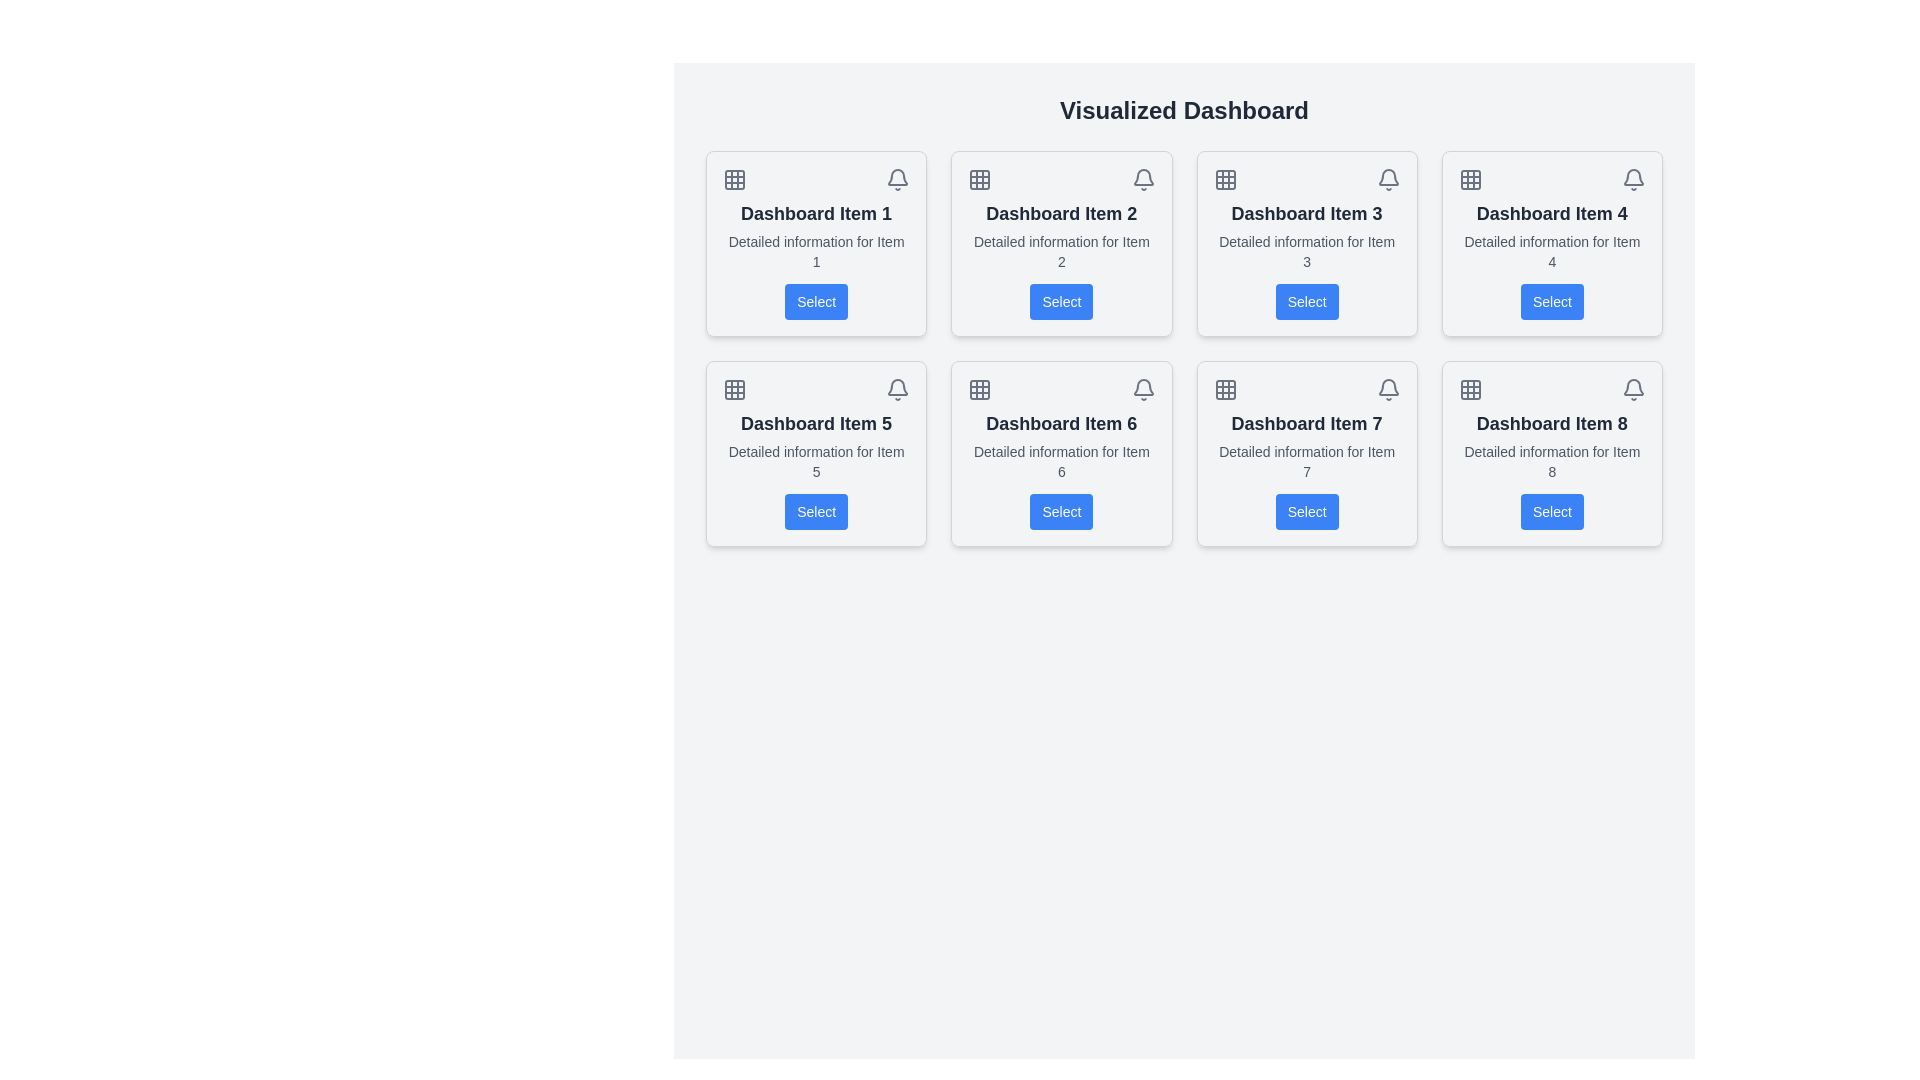 Image resolution: width=1920 pixels, height=1080 pixels. I want to click on the individual icons located in the horizontal row layout at the top section of the card labeled 'Dashboard Item 3', so click(1306, 180).